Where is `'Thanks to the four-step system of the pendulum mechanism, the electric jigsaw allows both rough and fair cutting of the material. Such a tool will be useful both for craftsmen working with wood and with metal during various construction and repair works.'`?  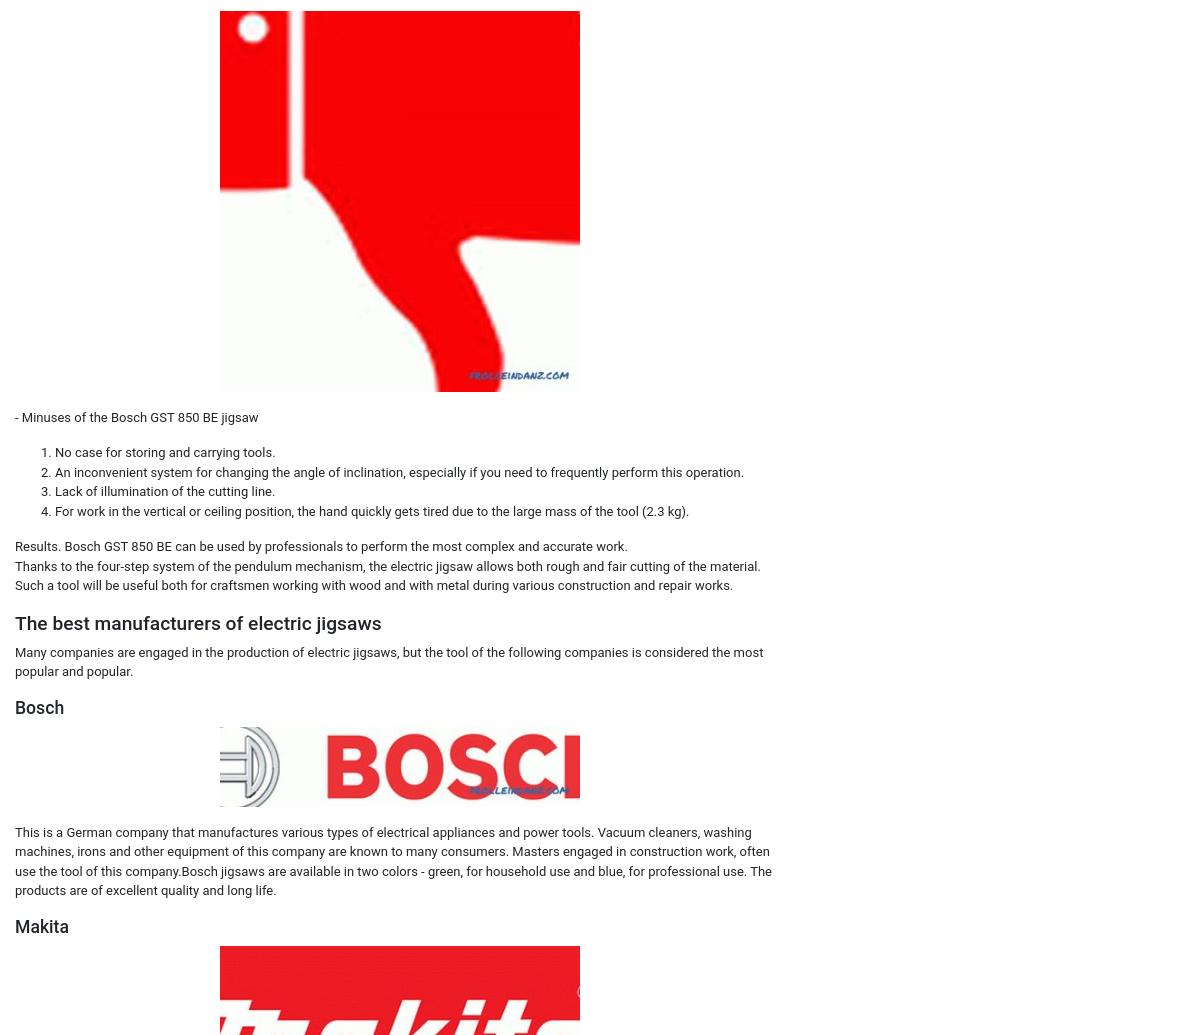 'Thanks to the four-step system of the pendulum mechanism, the electric jigsaw allows both rough and fair cutting of the material. Such a tool will be useful both for craftsmen working with wood and with metal during various construction and repair works.' is located at coordinates (387, 574).